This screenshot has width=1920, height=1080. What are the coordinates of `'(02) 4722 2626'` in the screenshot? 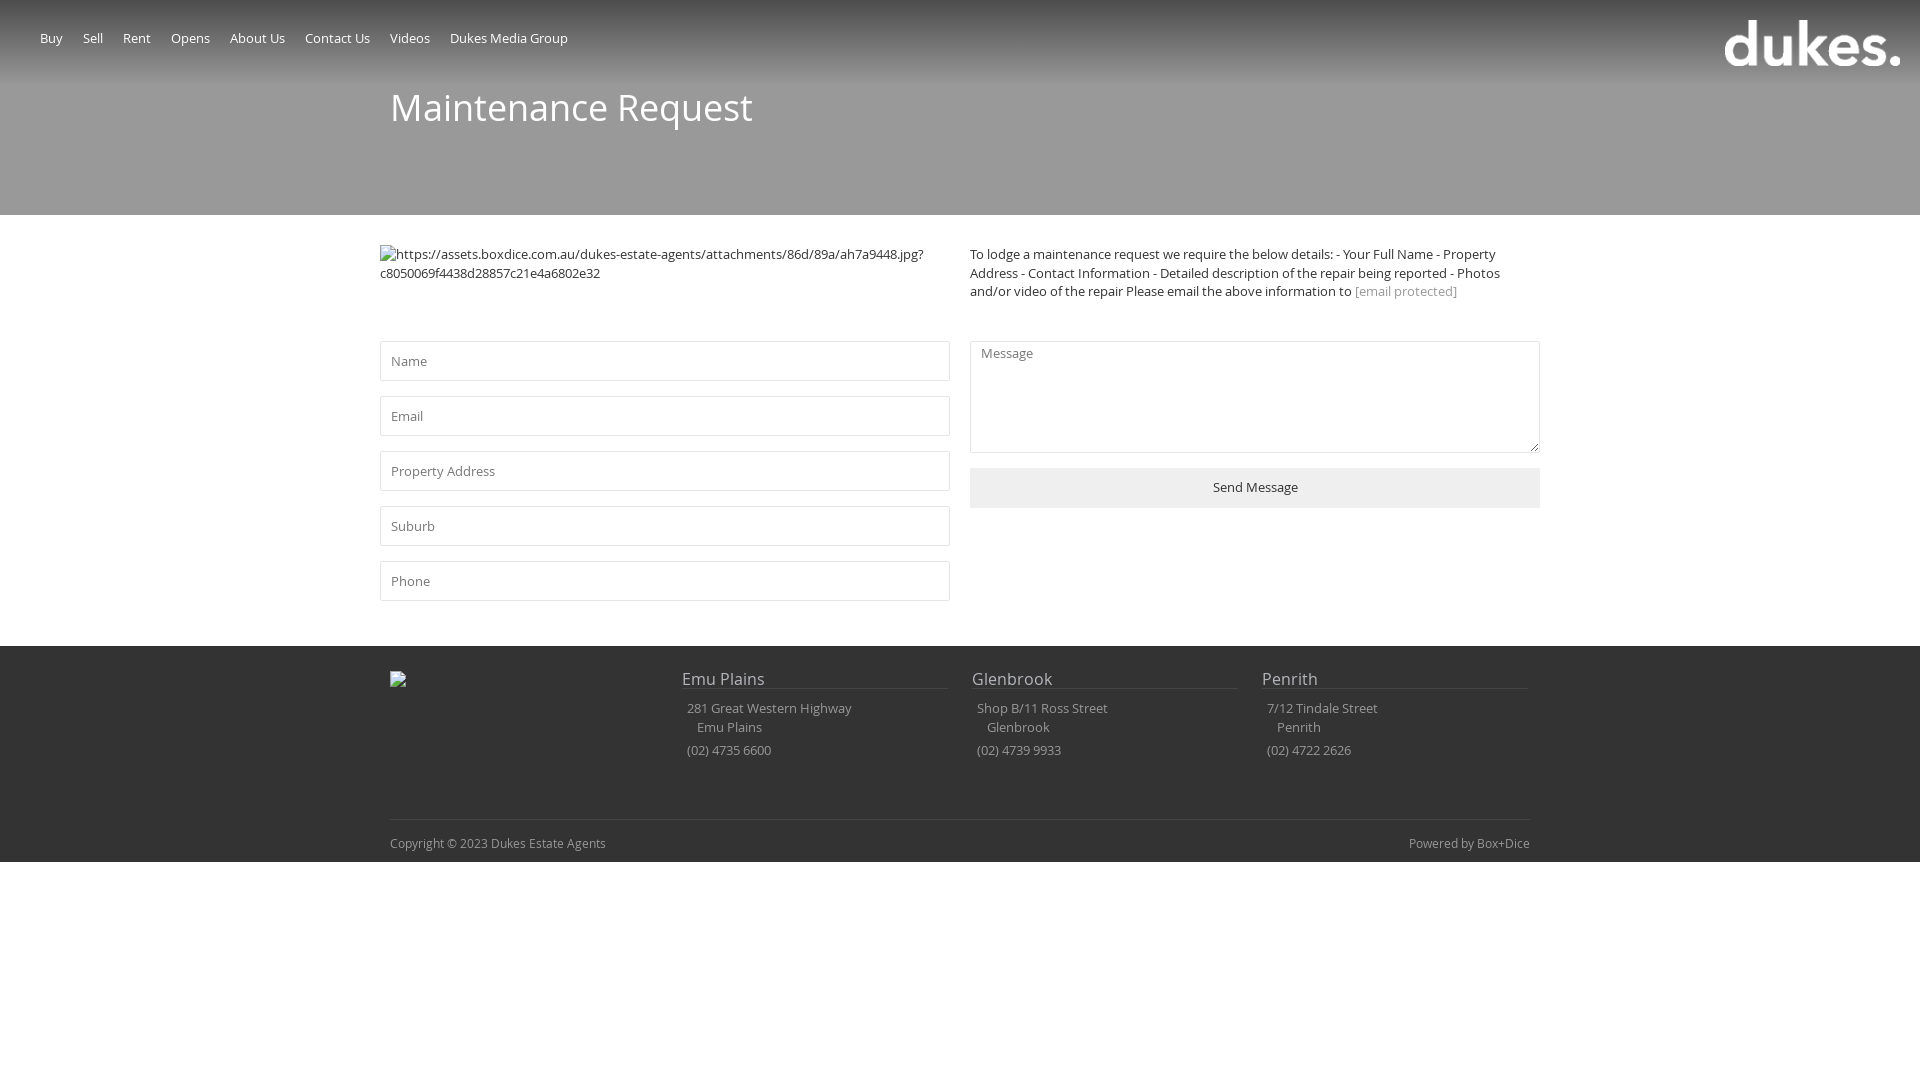 It's located at (1266, 749).